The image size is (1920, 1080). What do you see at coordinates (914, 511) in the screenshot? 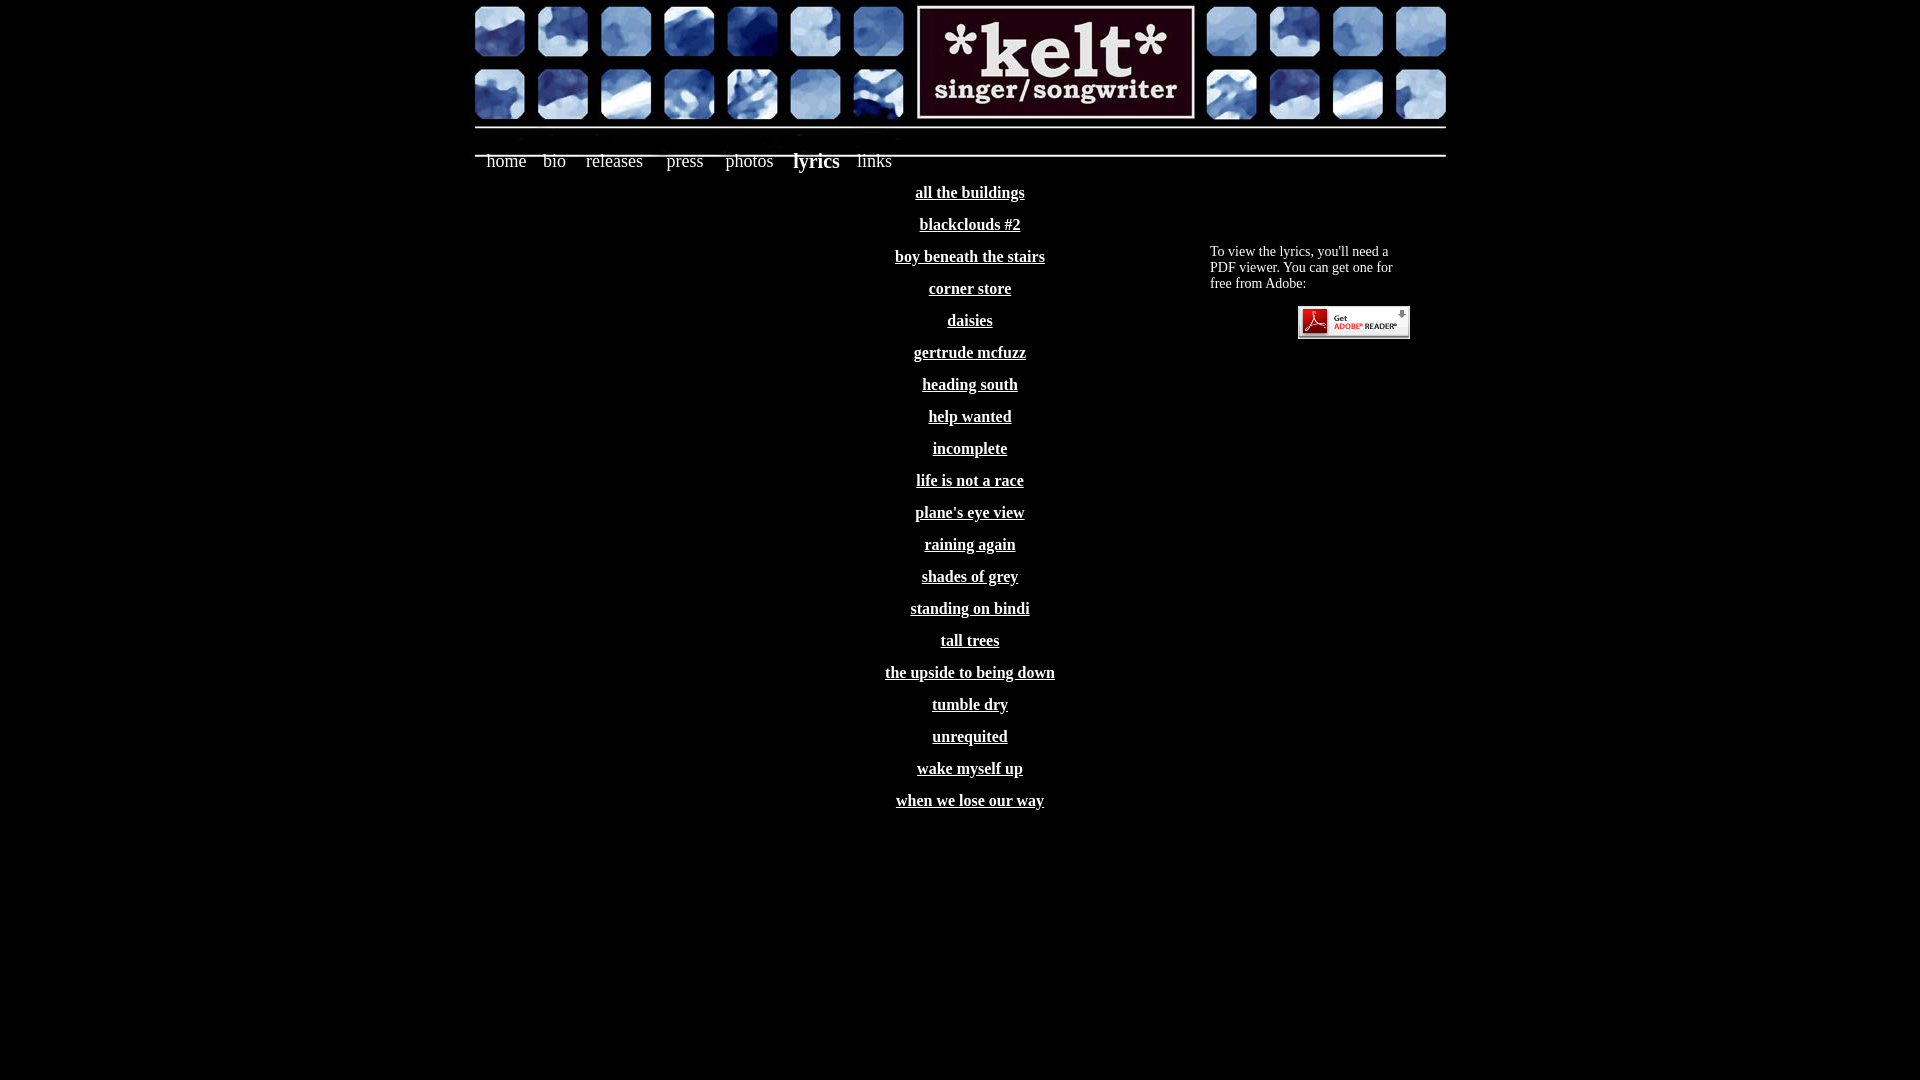
I see `'plane's eye view'` at bounding box center [914, 511].